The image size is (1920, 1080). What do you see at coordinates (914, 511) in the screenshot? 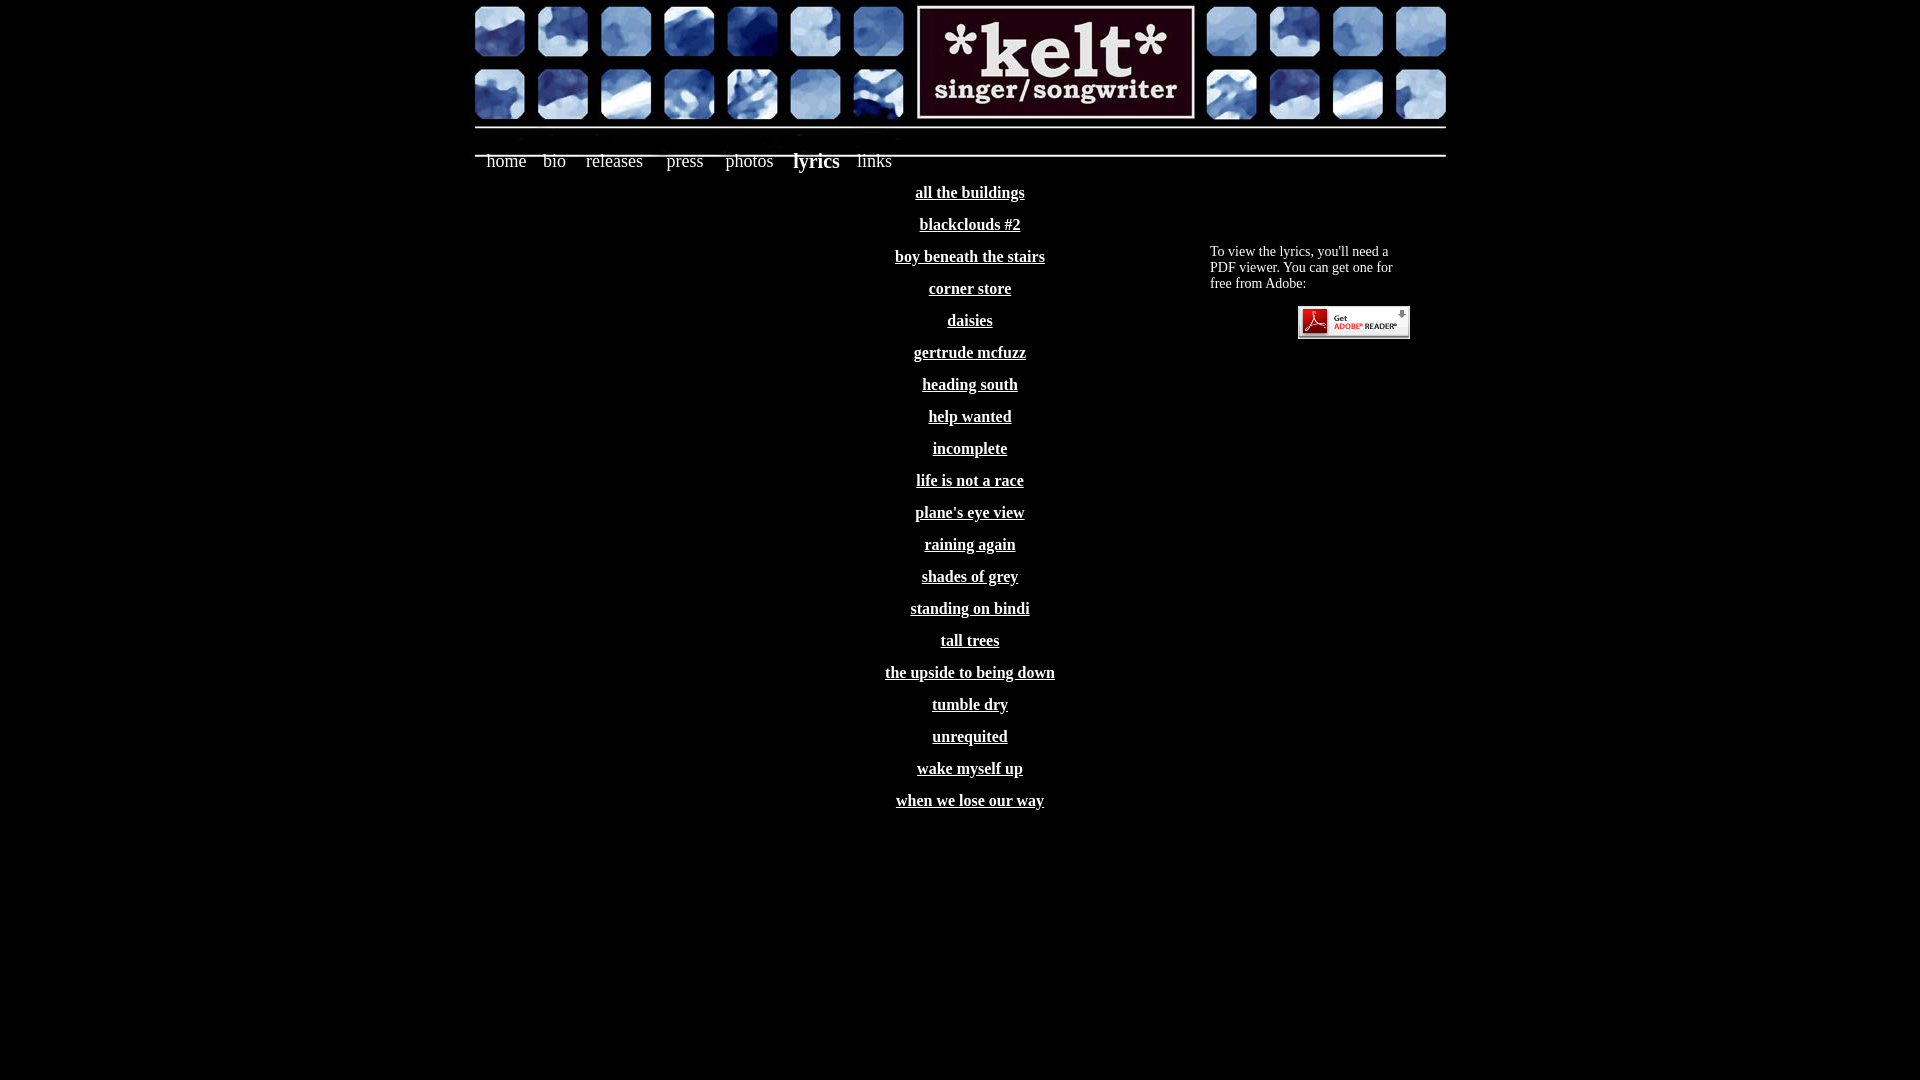
I see `'plane's eye view'` at bounding box center [914, 511].